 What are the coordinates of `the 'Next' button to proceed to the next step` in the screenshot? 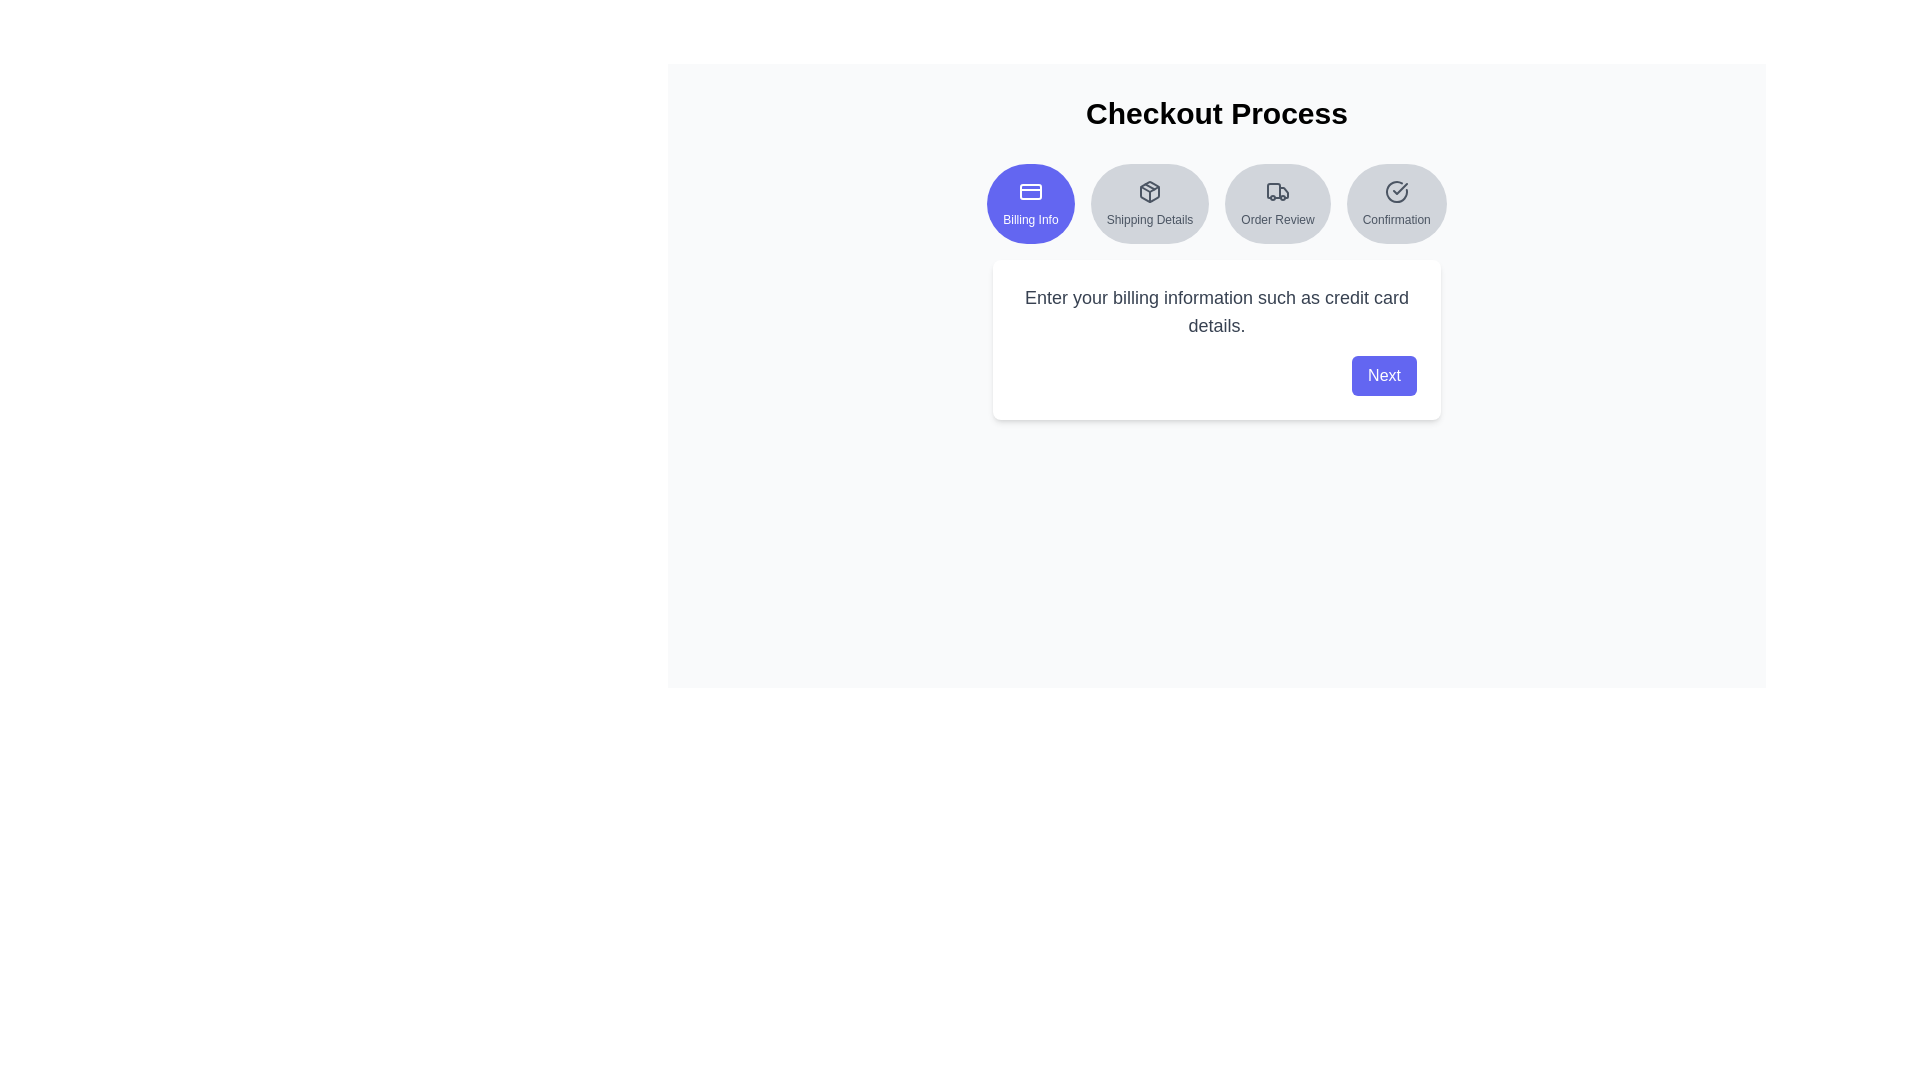 It's located at (1383, 375).